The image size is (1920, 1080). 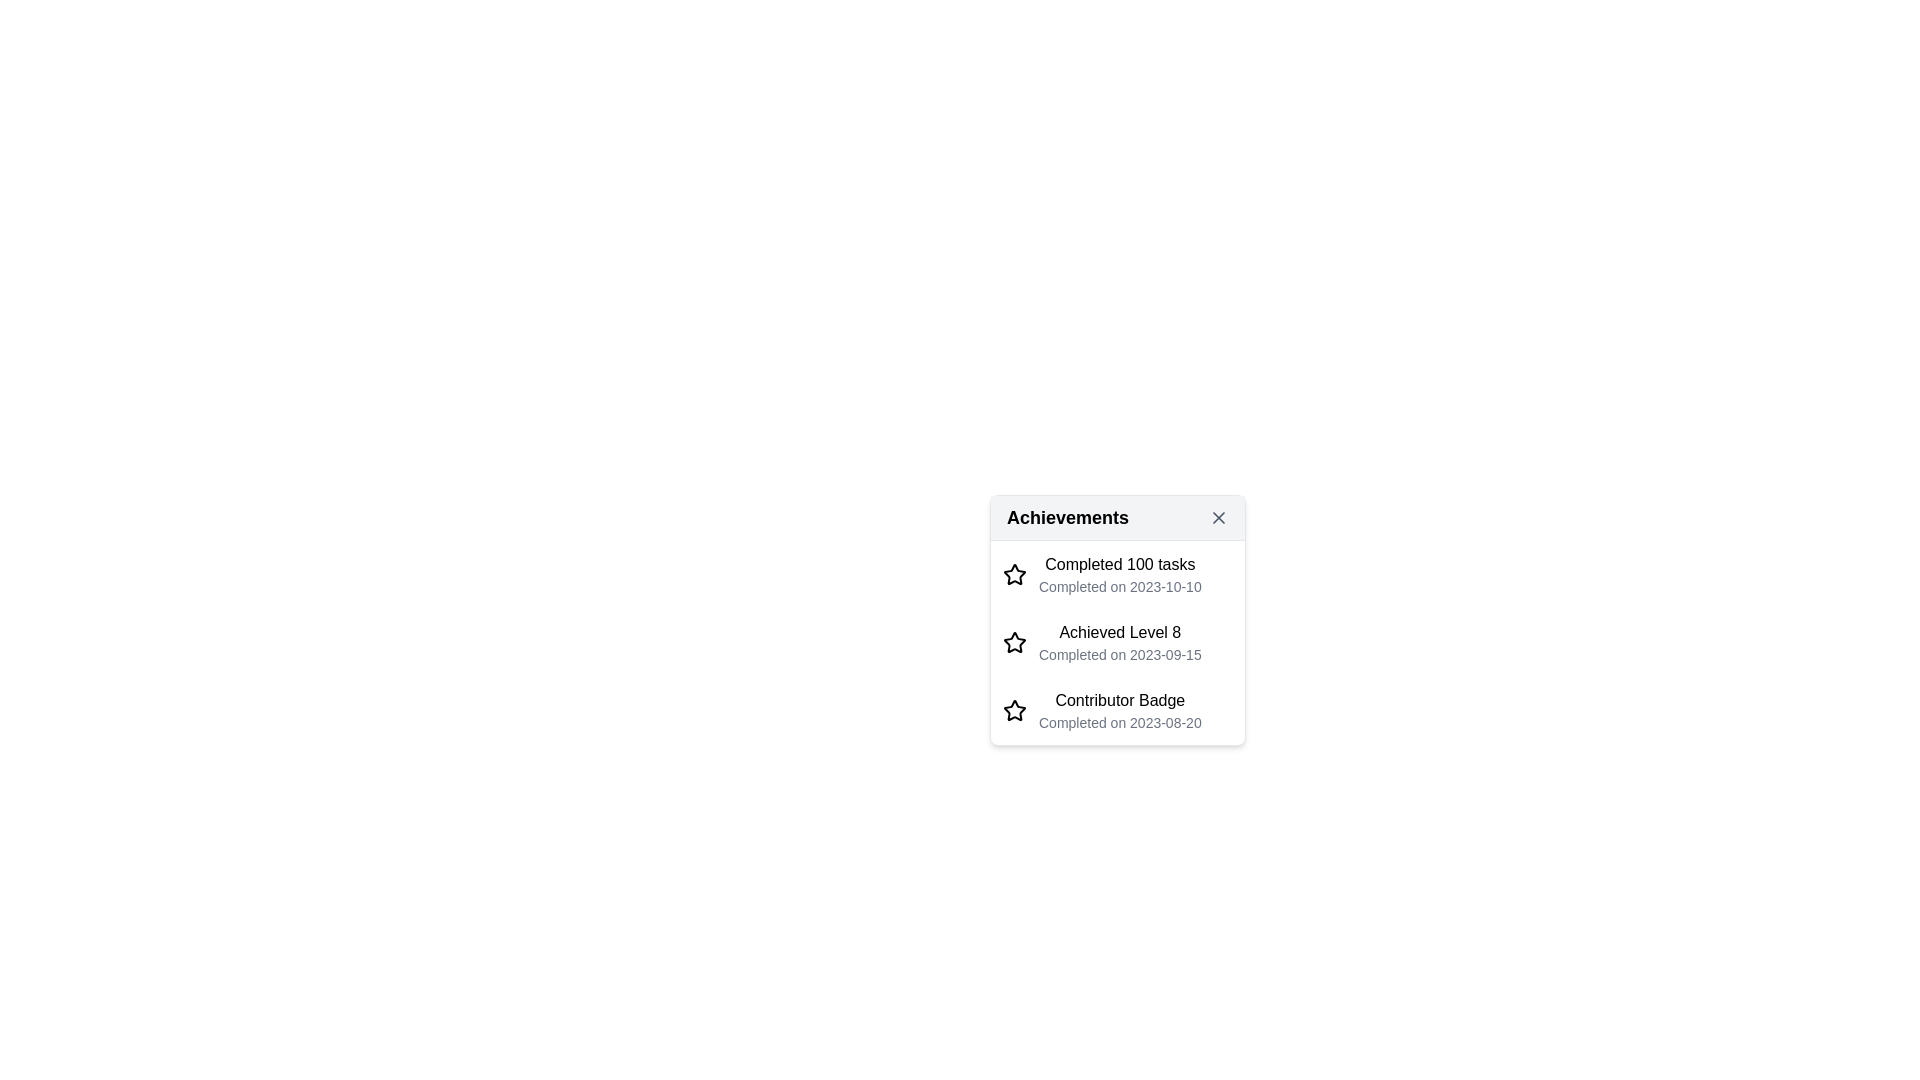 I want to click on the text label indicating the completion date of an achievement, located below 'Completed 100 tasks' in the achievements list, so click(x=1120, y=585).